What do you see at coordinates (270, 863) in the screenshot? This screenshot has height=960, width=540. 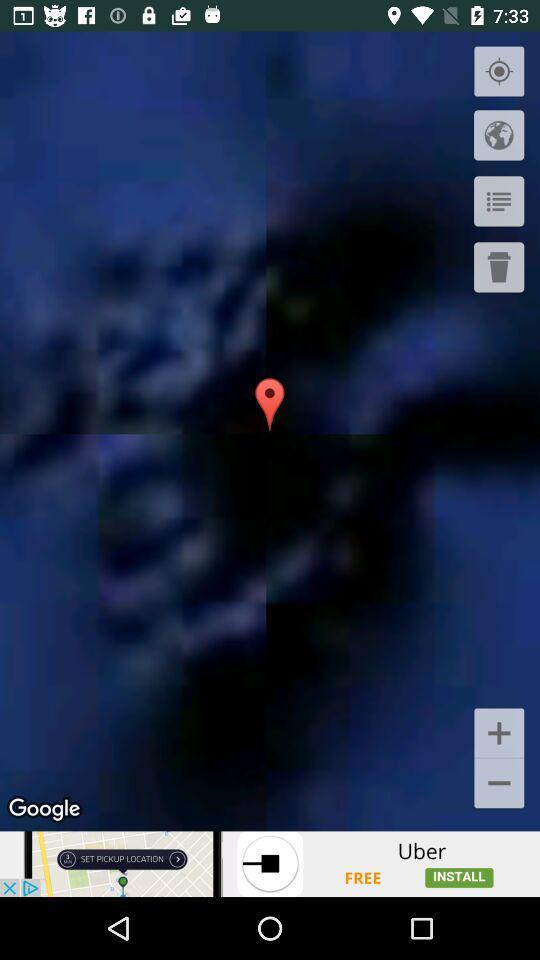 I see `upload the particular app` at bounding box center [270, 863].